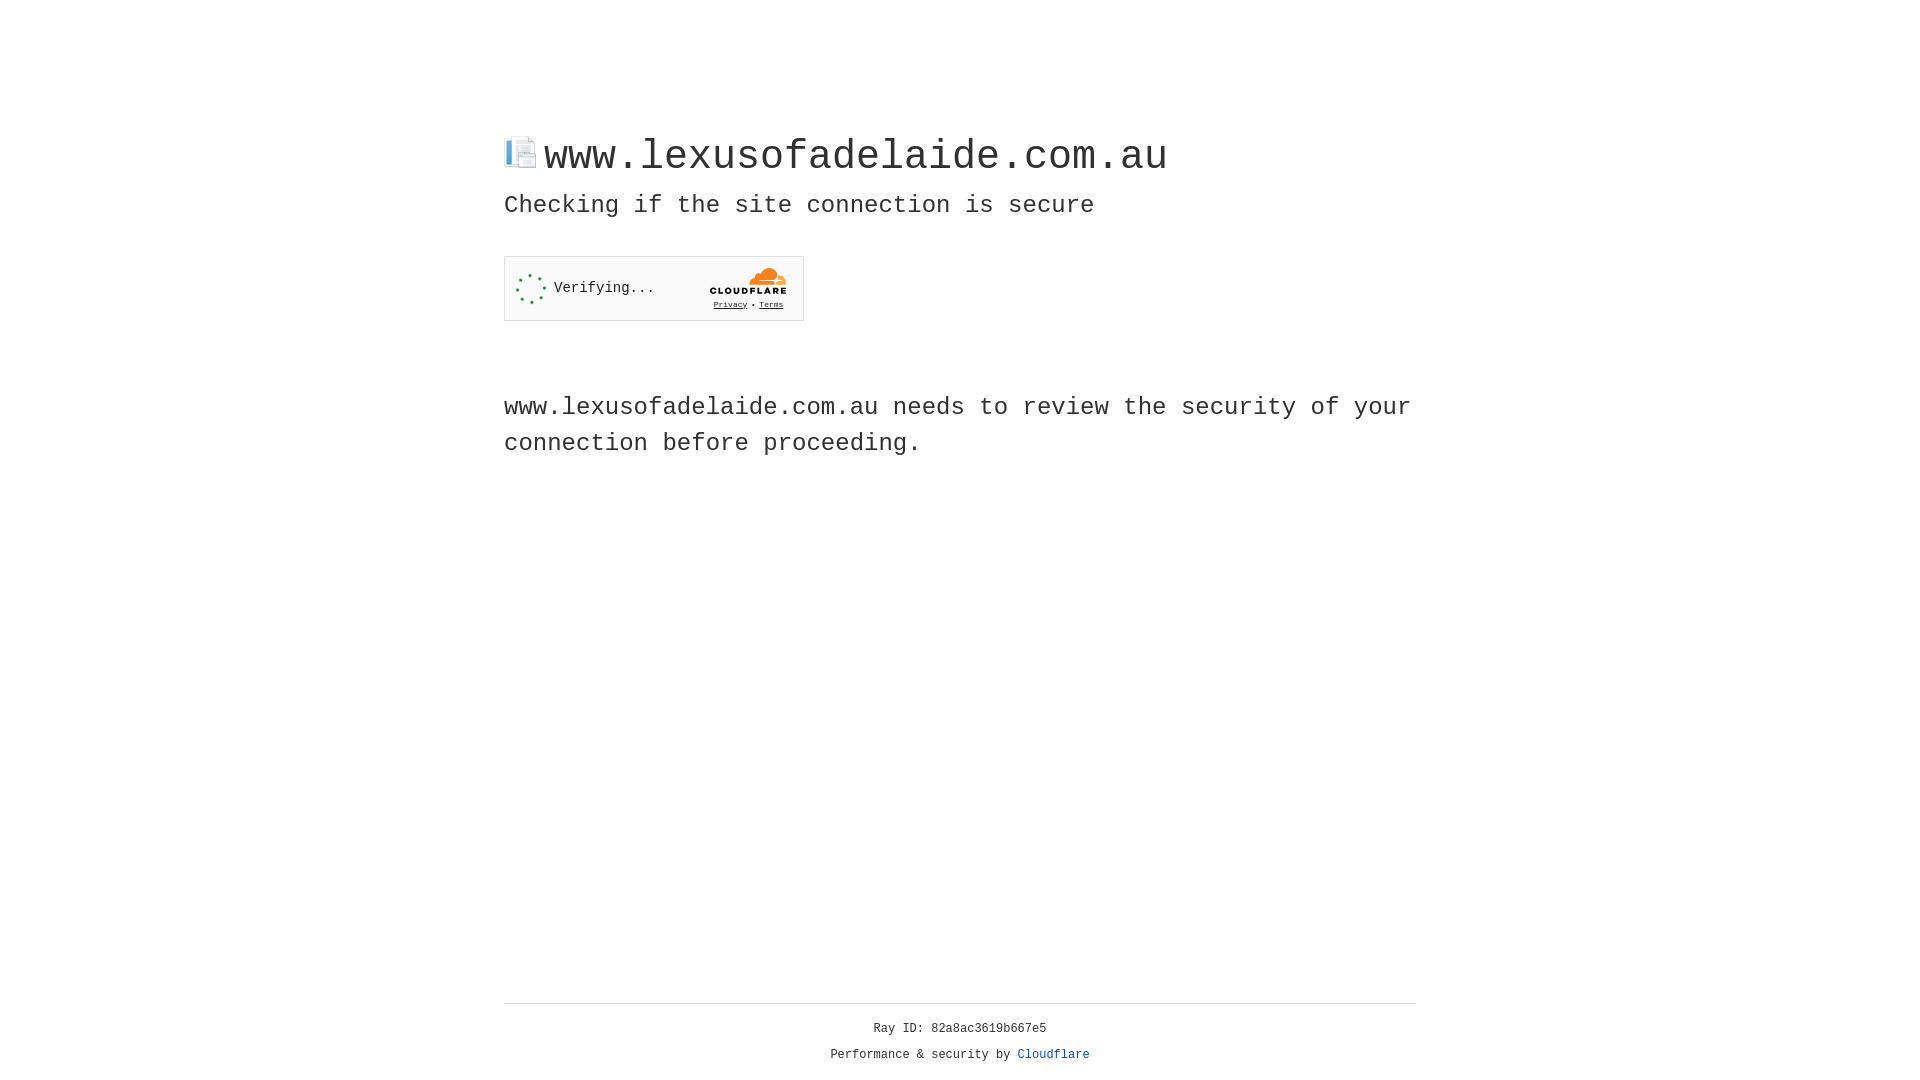  I want to click on 'Cloudflare', so click(1053, 1054).